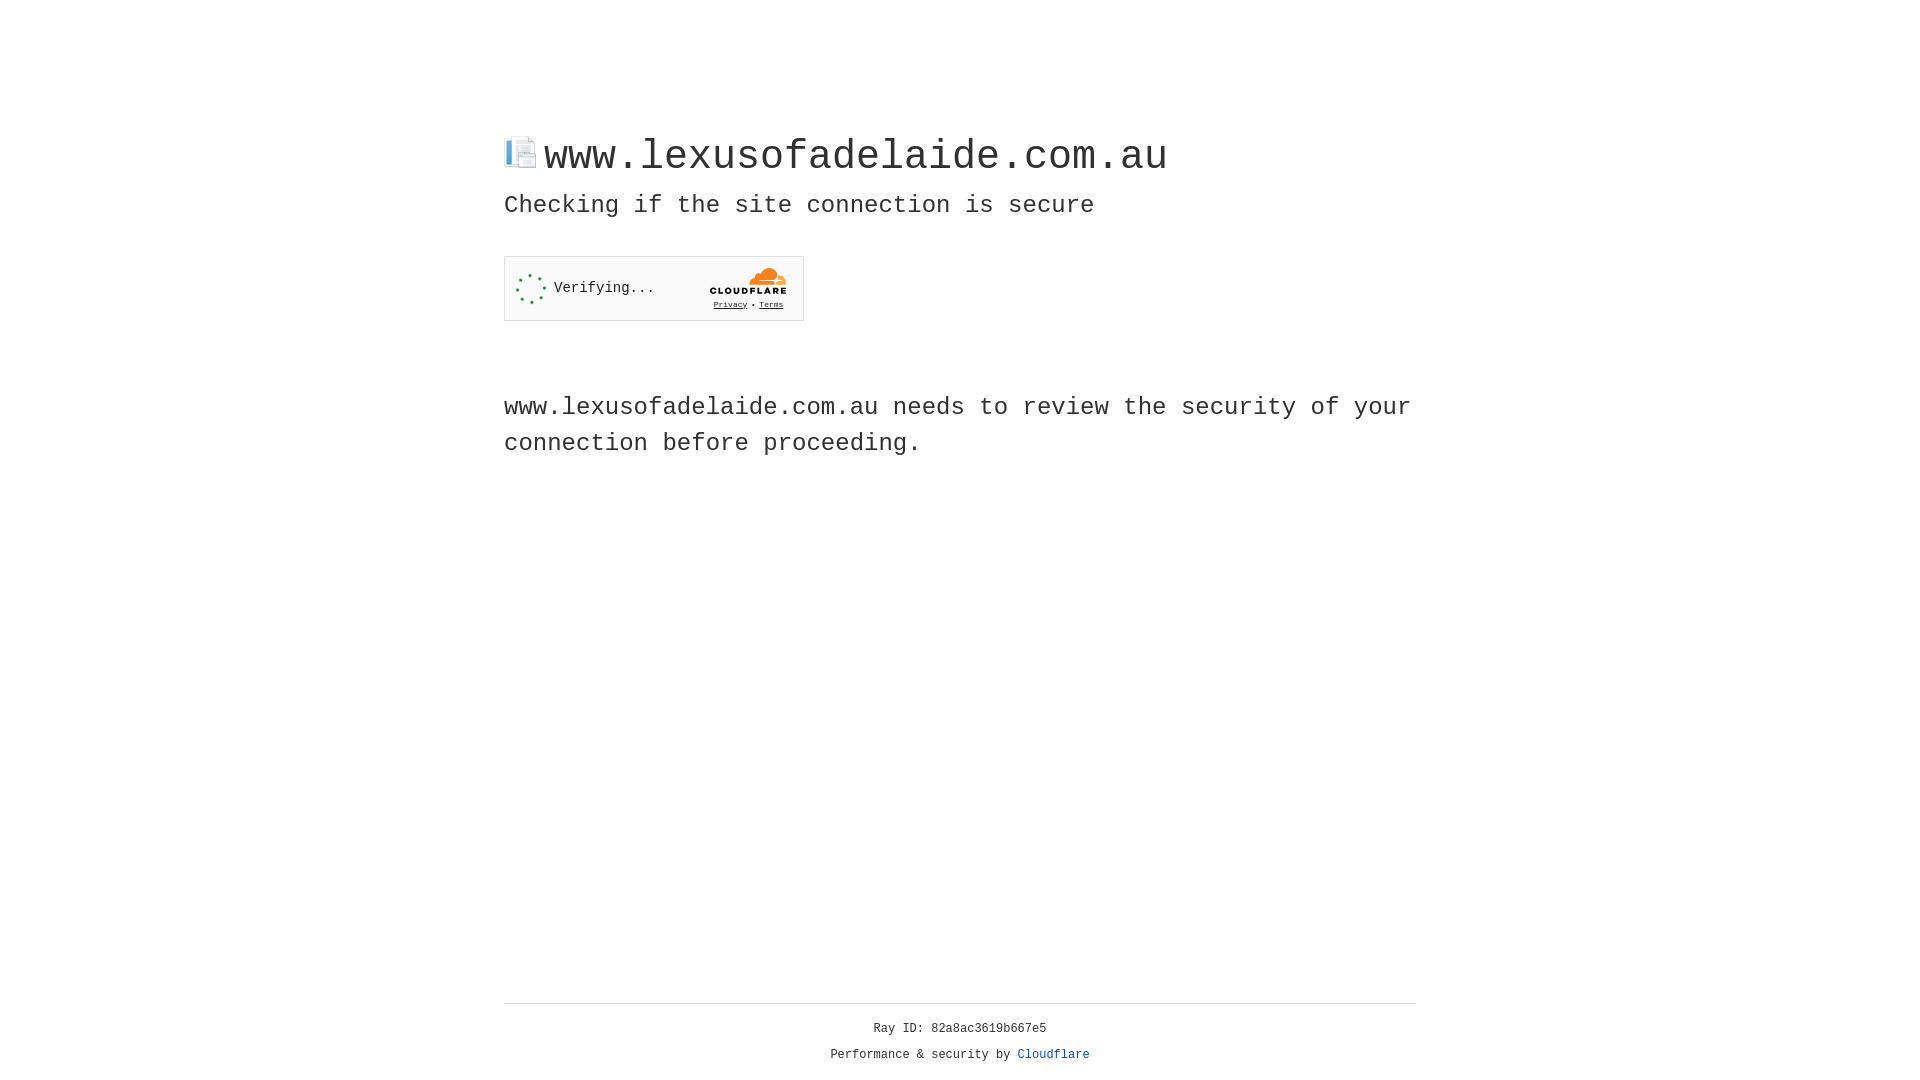  I want to click on 'Cloudflare', so click(1053, 1054).